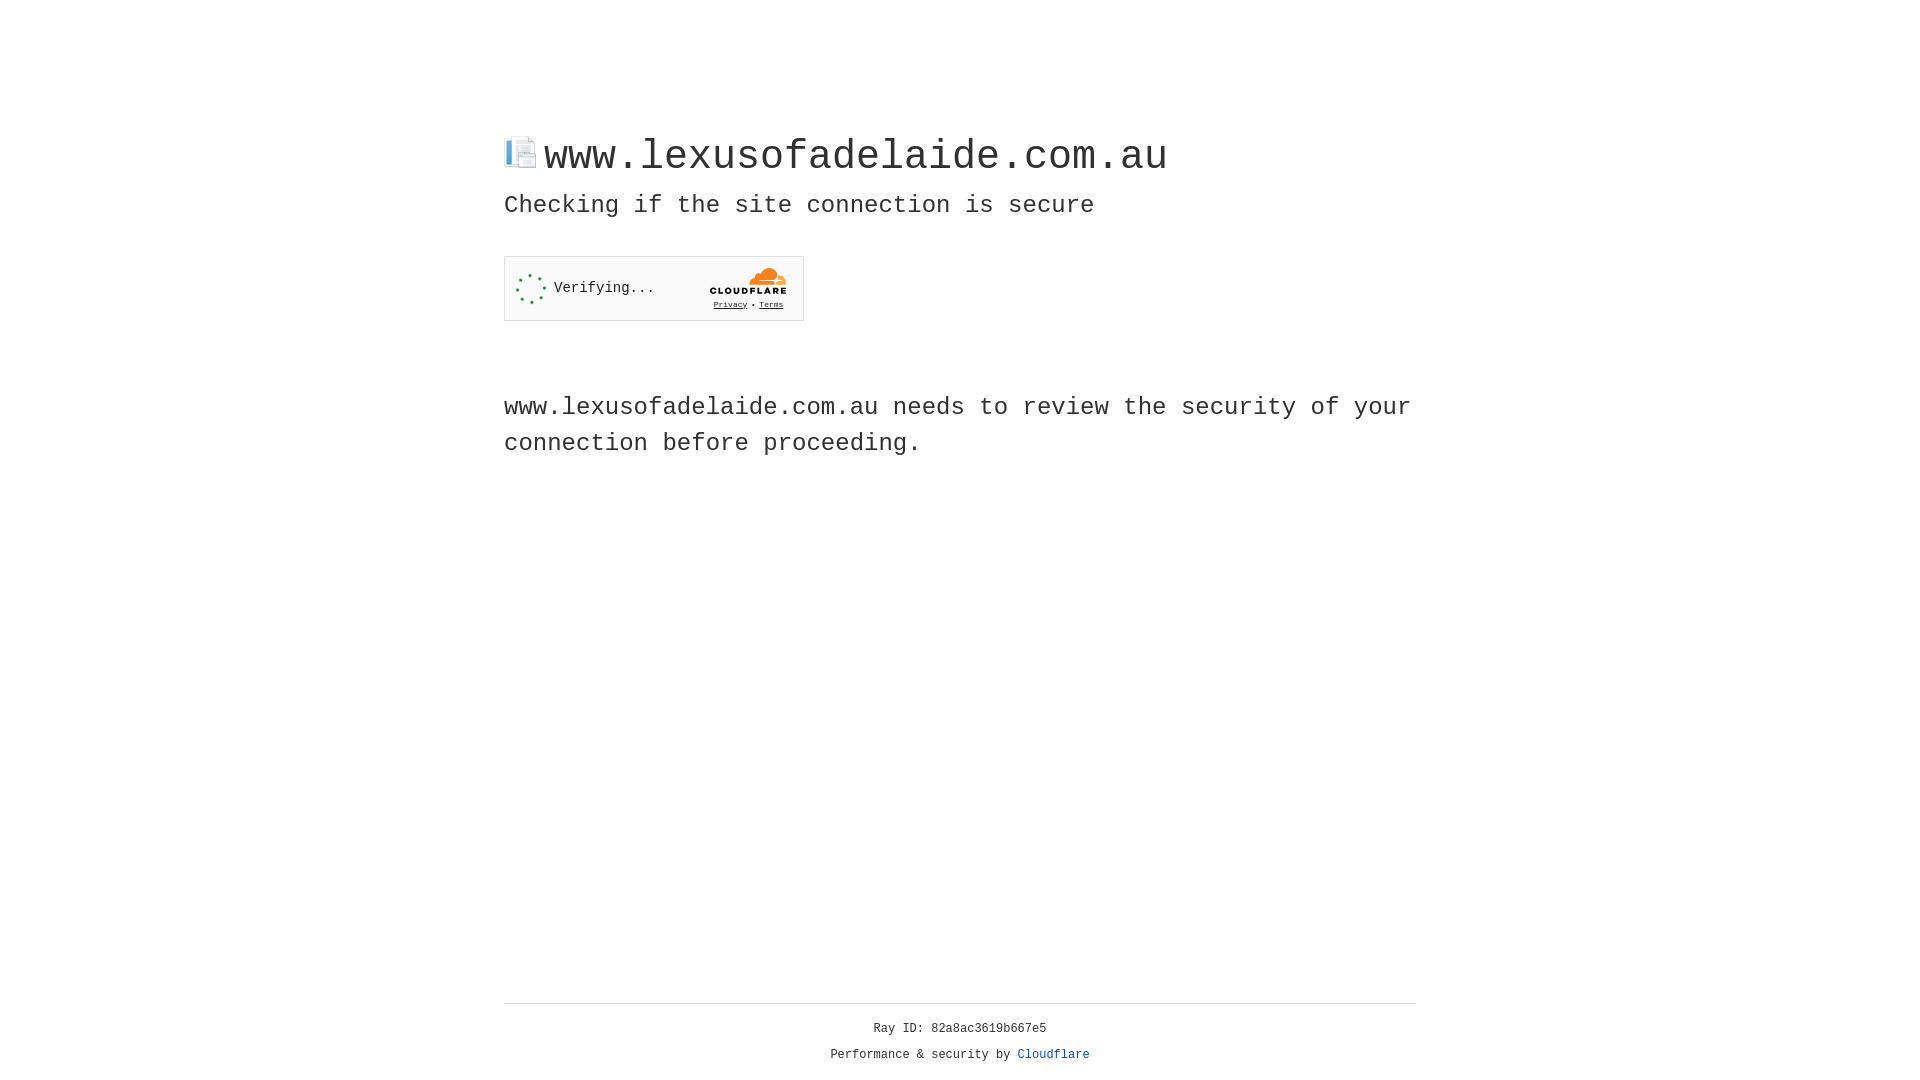  I want to click on 'Cloudflare', so click(1053, 1054).